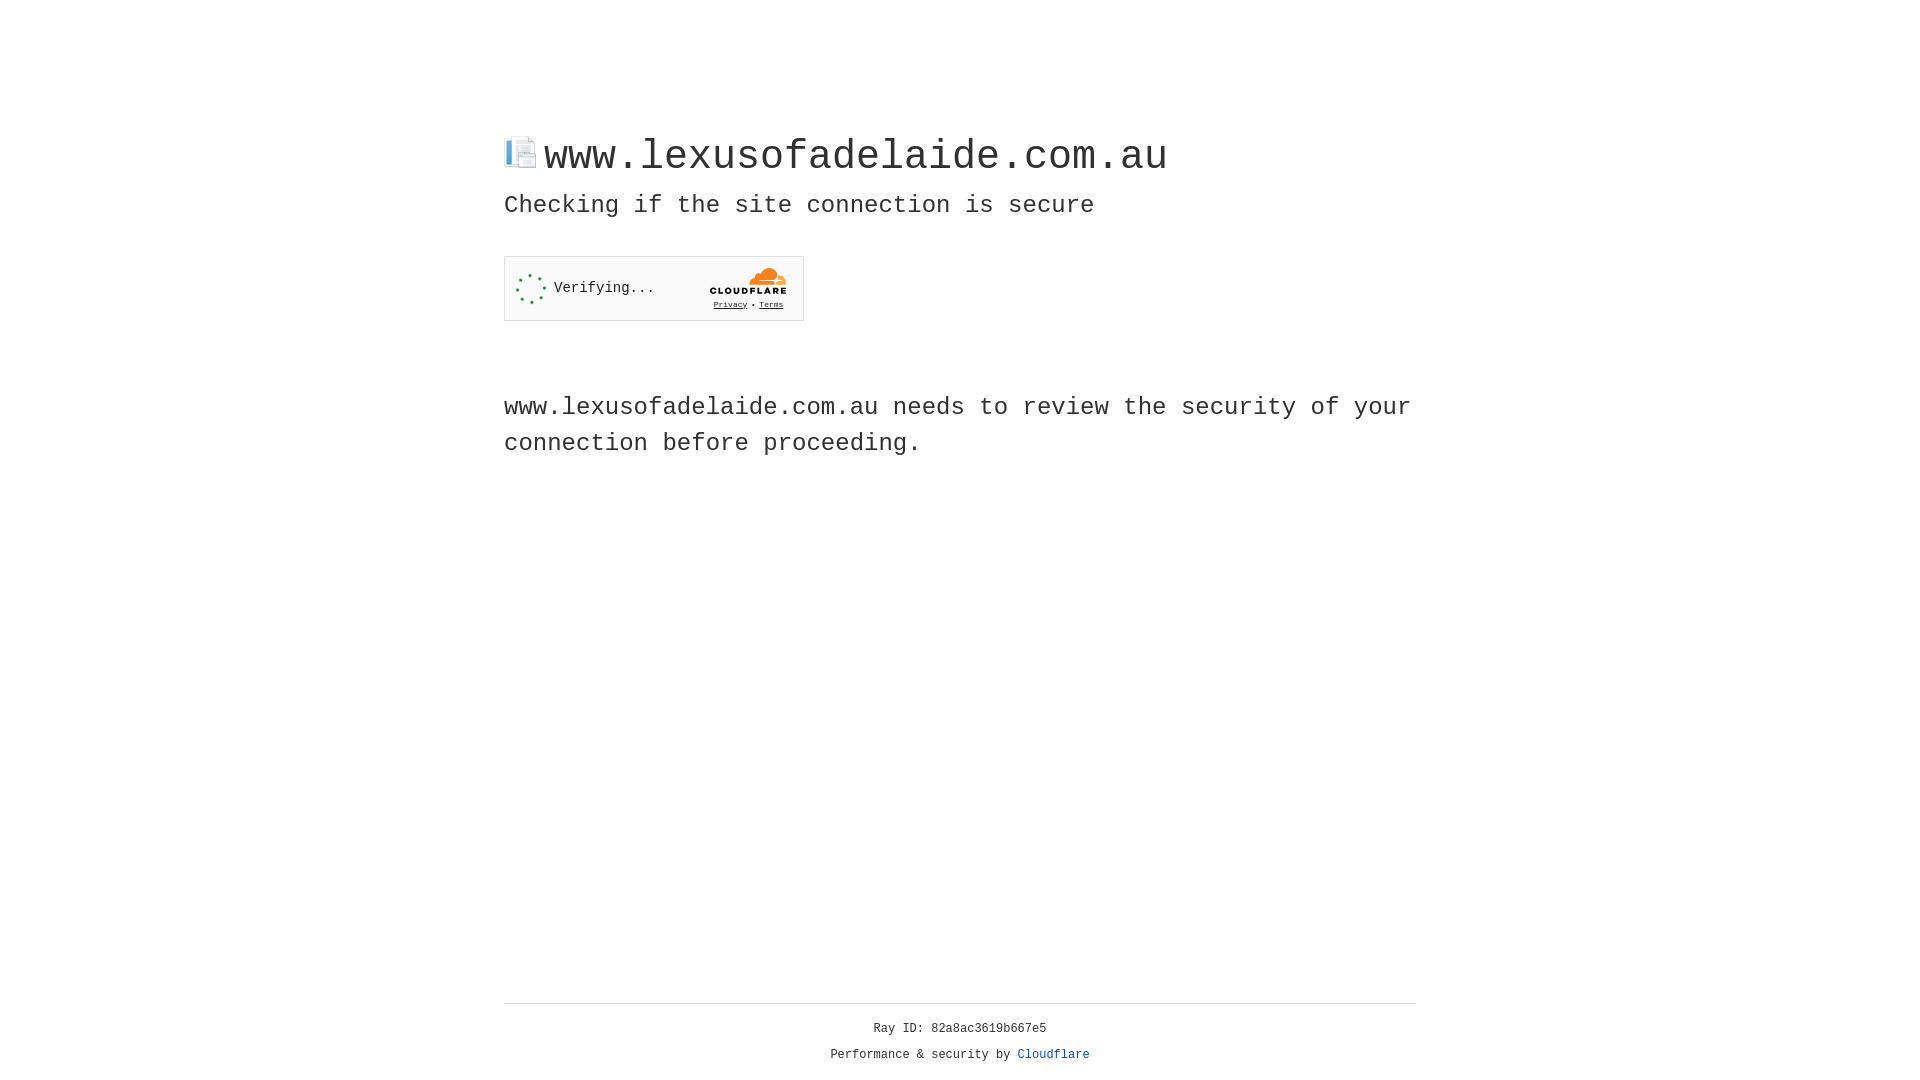  I want to click on 'Cloudflare', so click(1053, 1054).